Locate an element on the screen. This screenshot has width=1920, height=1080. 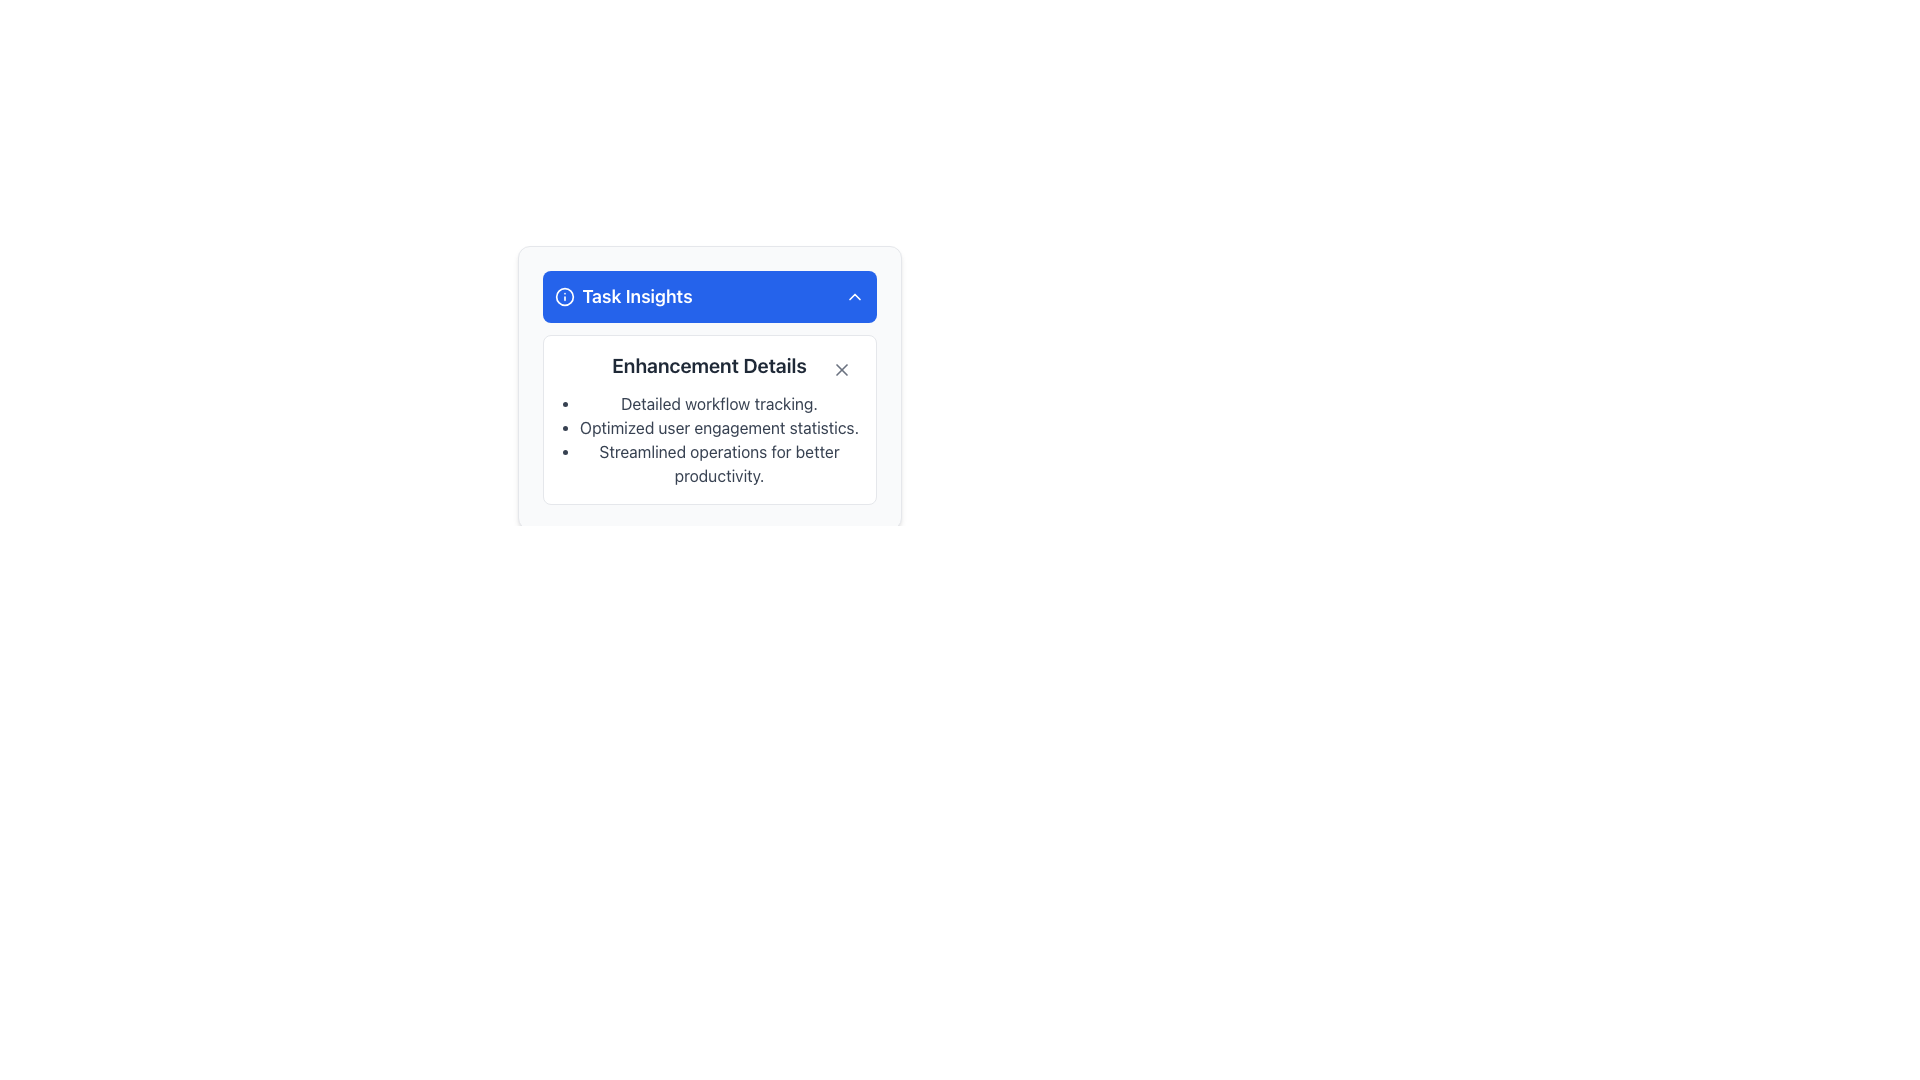
the small gray 'X' icon in the top-right corner of the 'Enhancement Details' section is located at coordinates (841, 370).